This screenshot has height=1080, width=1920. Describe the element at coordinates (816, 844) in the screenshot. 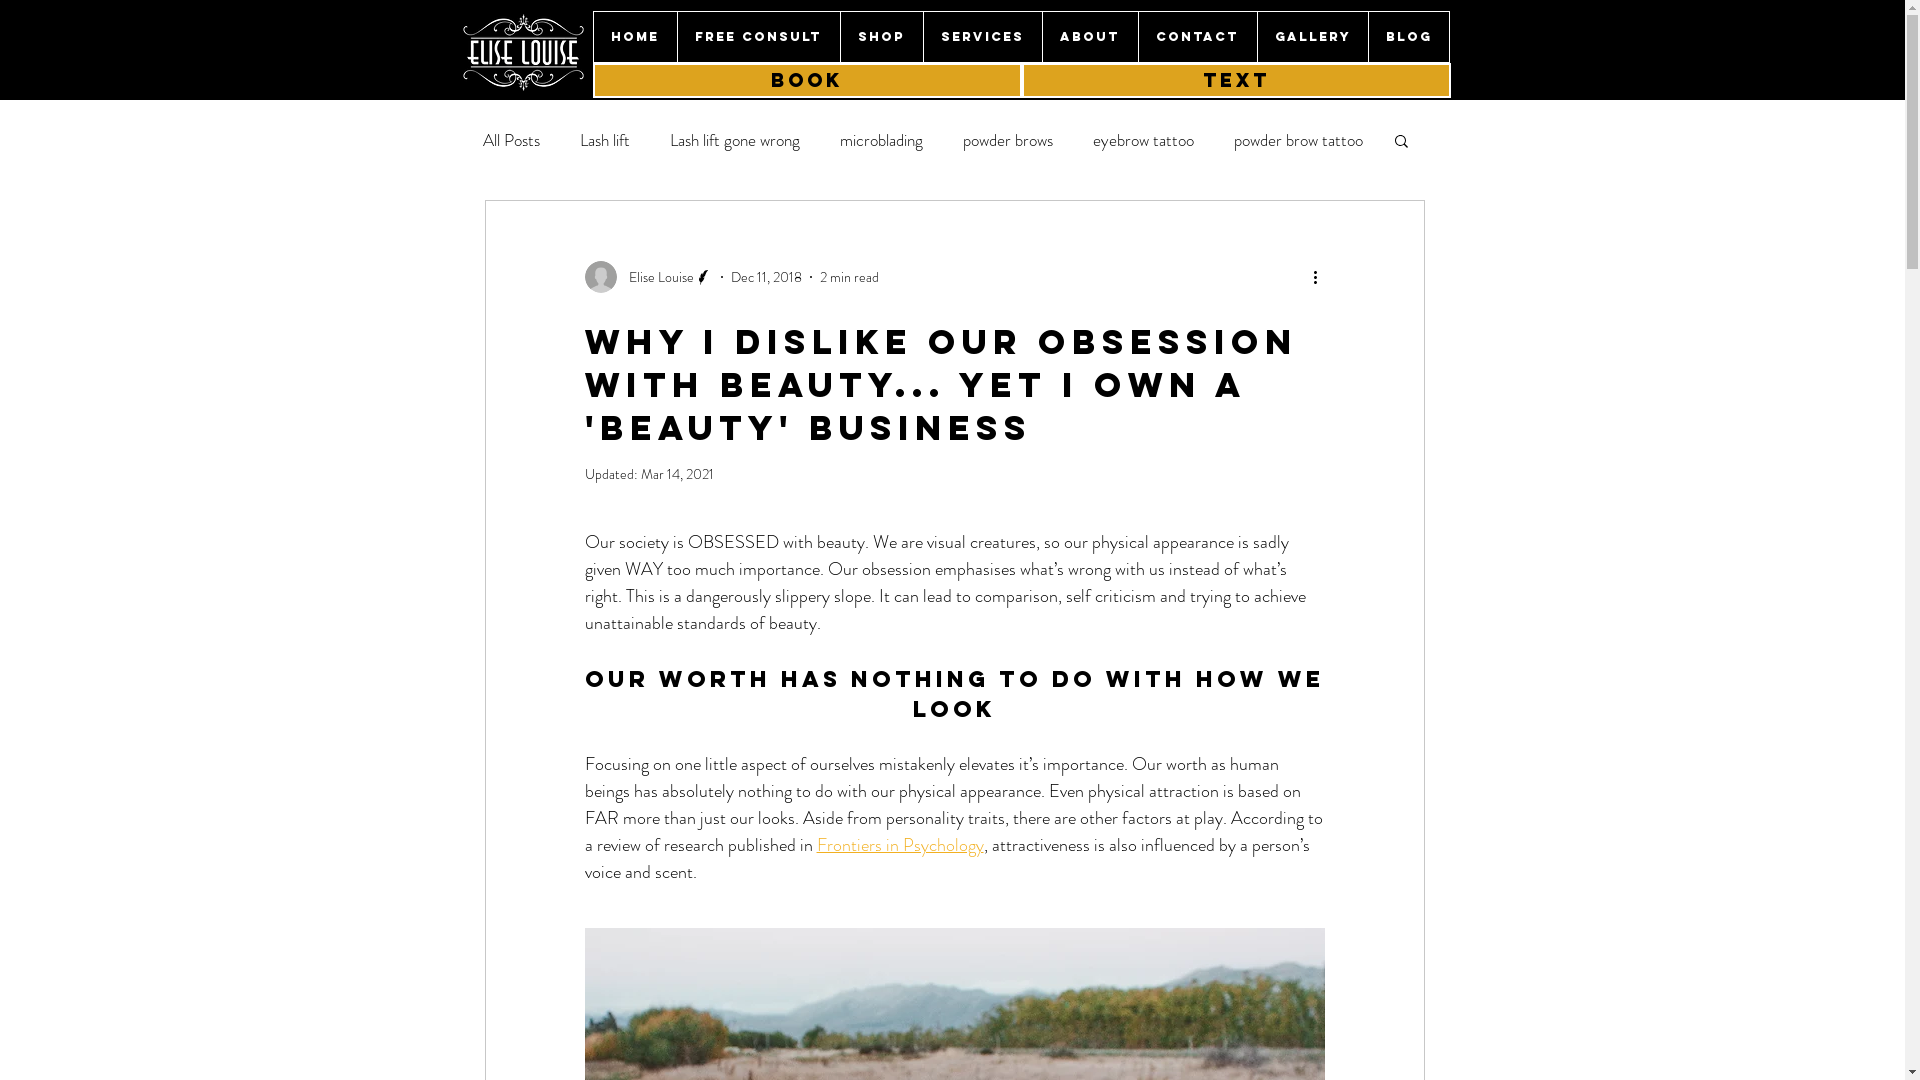

I see `'Frontiers in Psychology'` at that location.